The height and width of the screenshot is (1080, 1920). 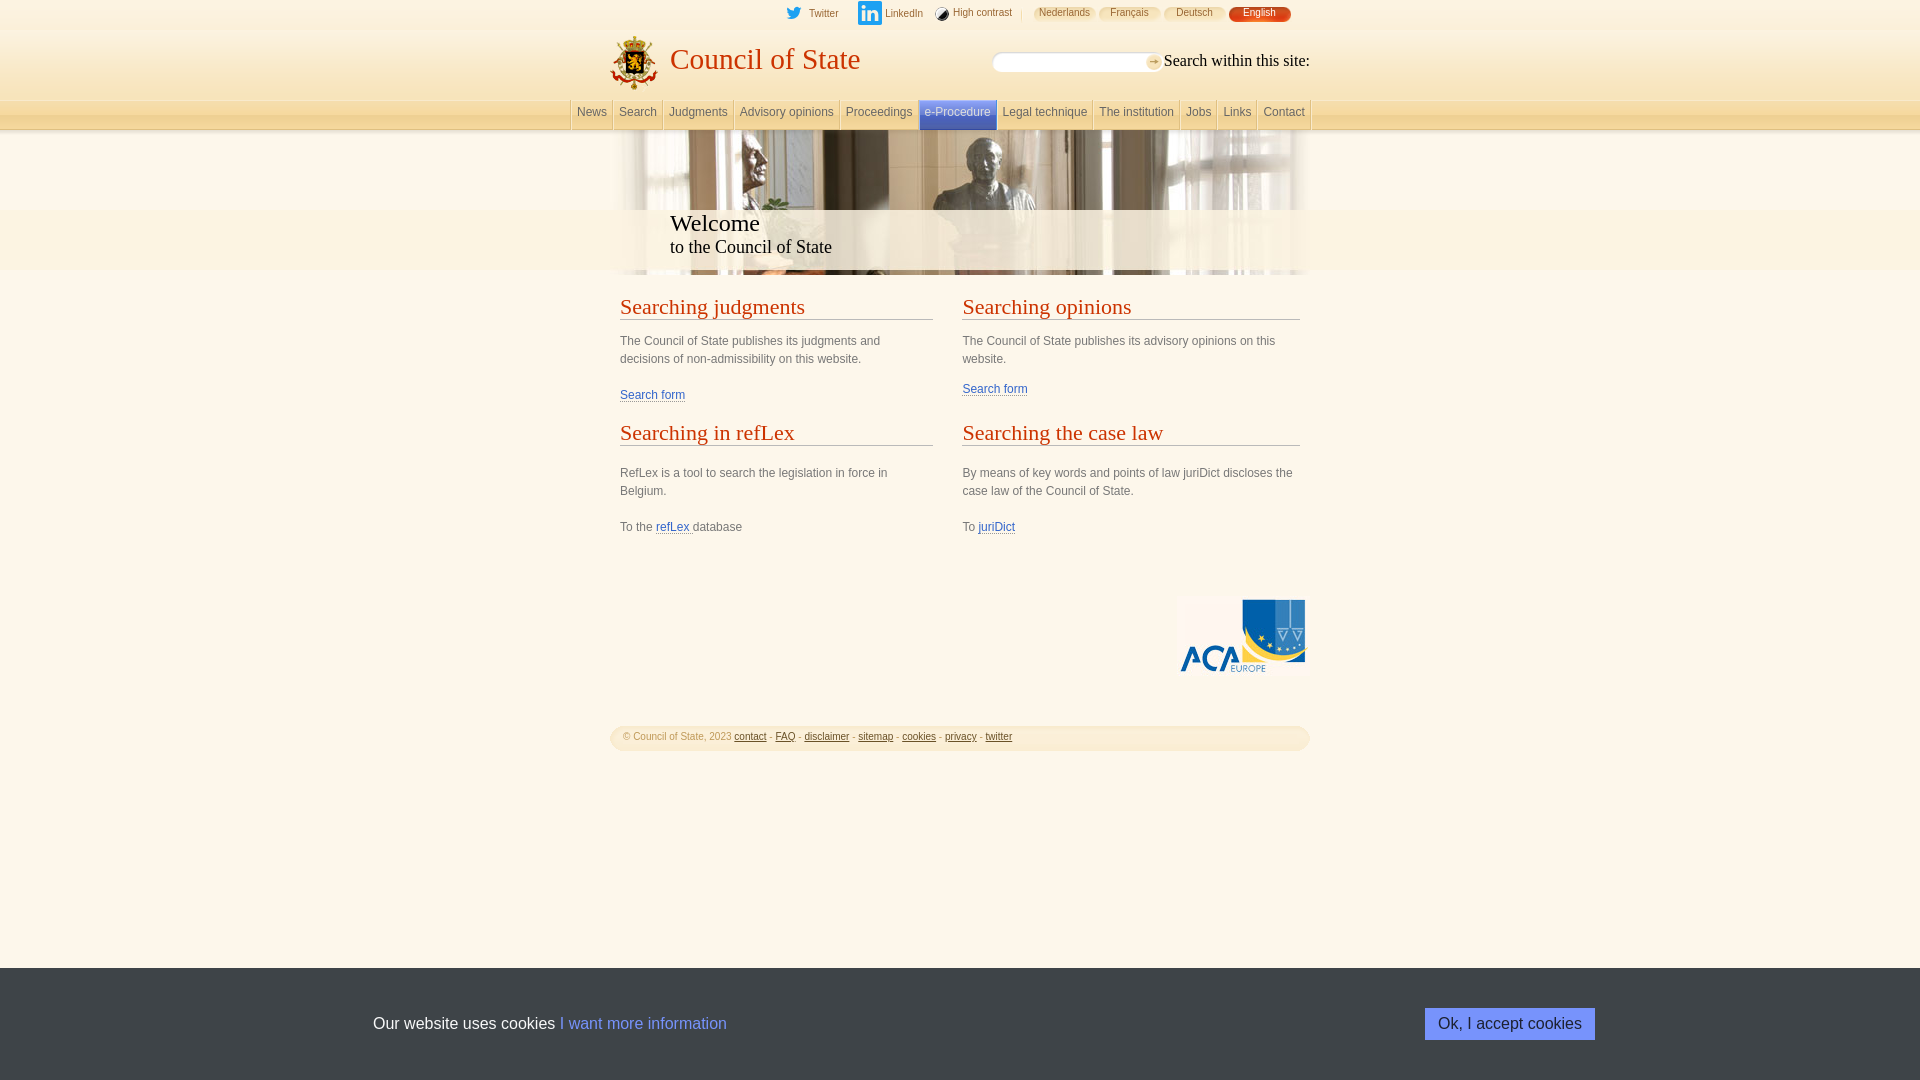 What do you see at coordinates (973, 22) in the screenshot?
I see `'High contrast'` at bounding box center [973, 22].